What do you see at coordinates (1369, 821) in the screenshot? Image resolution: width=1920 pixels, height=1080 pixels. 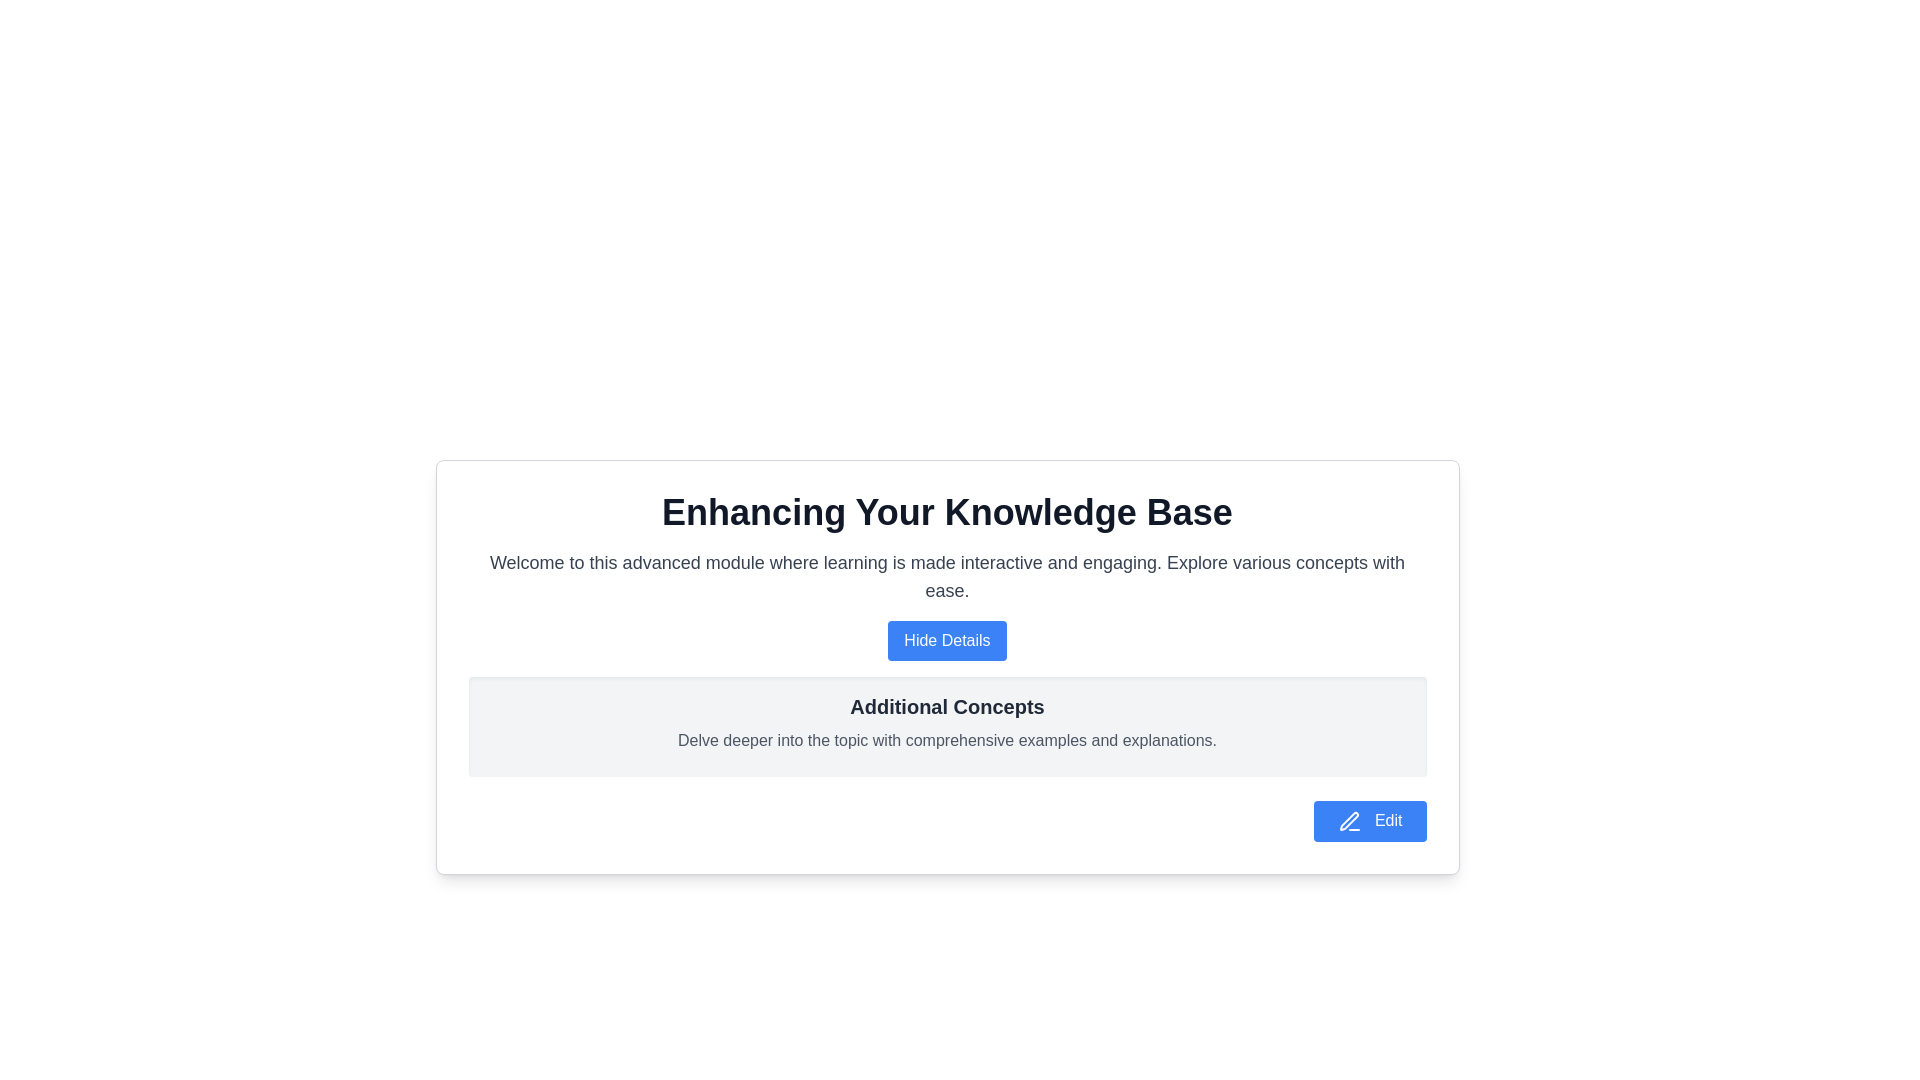 I see `the edit button located at the bottom-right of the card layout to observe the hover effects` at bounding box center [1369, 821].